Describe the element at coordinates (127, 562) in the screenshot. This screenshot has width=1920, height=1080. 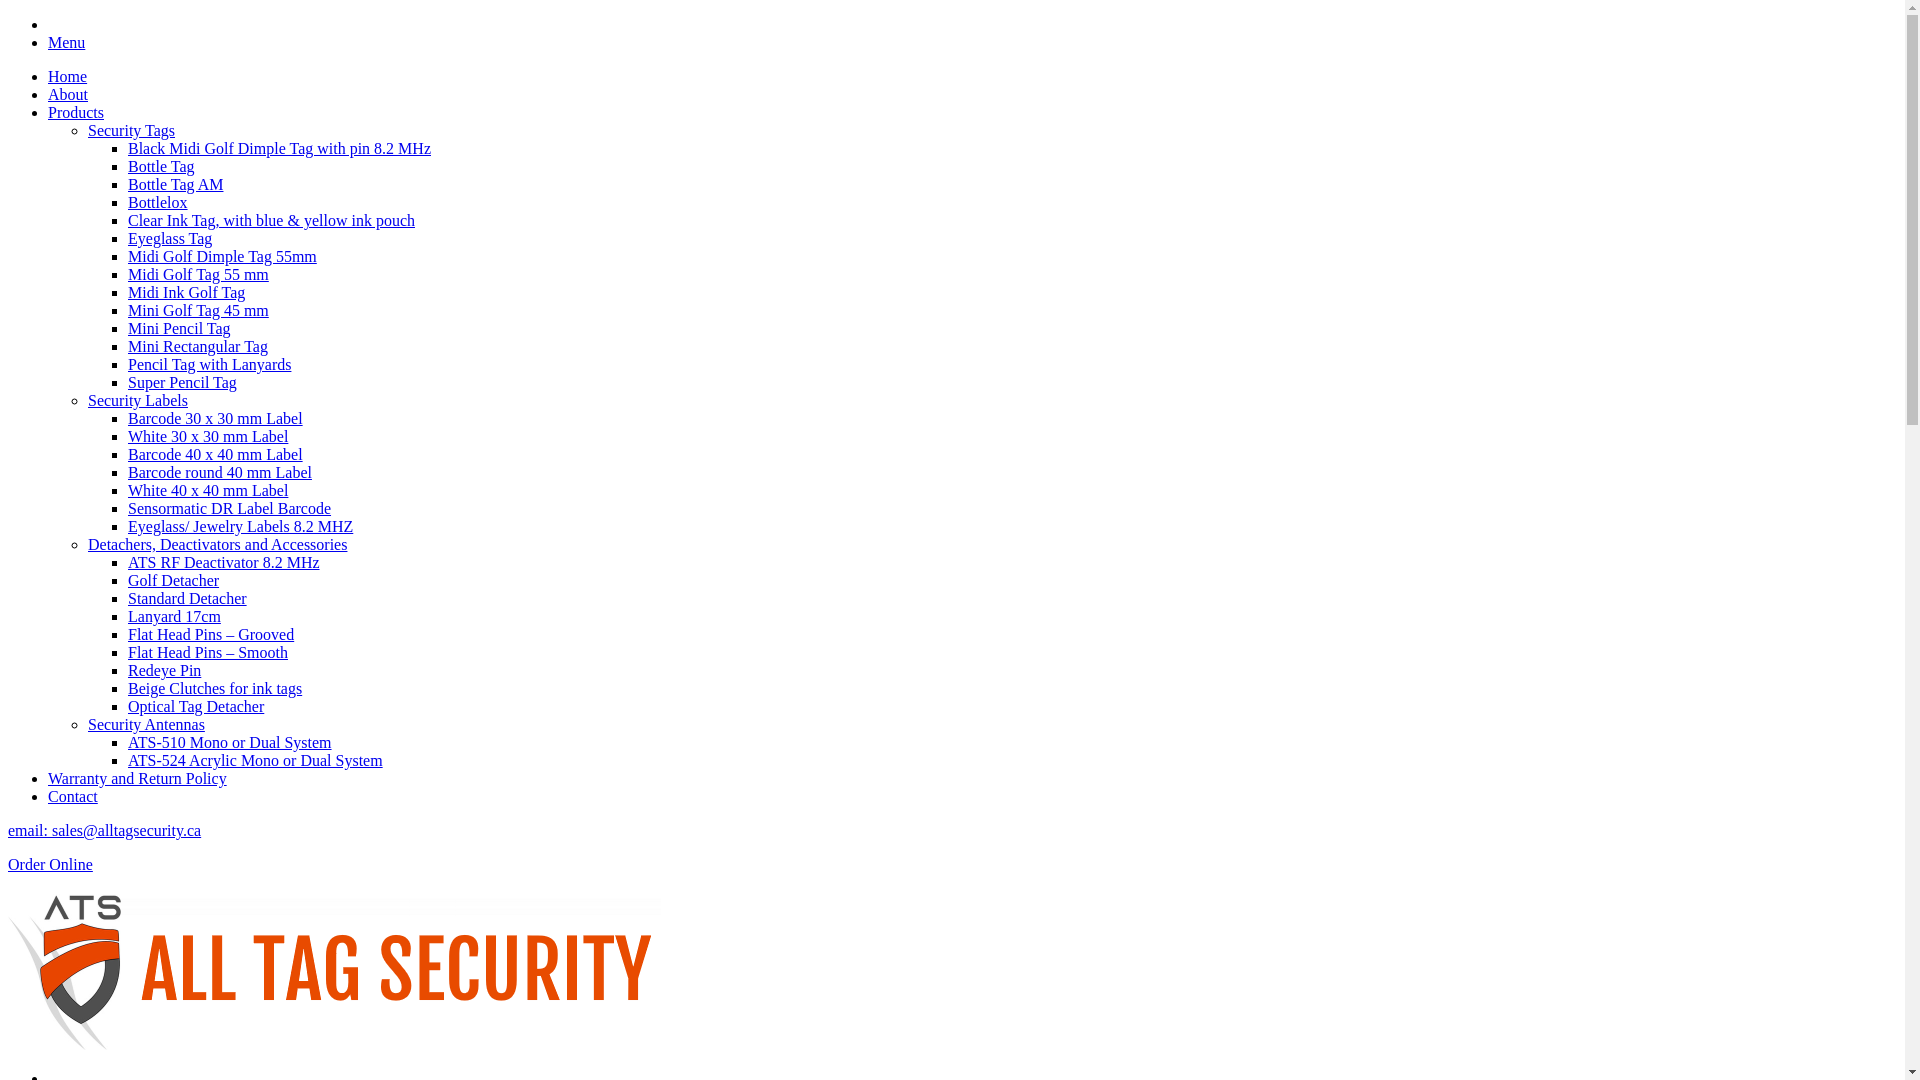
I see `'ATS RF Deactivator 8.2 MHz'` at that location.